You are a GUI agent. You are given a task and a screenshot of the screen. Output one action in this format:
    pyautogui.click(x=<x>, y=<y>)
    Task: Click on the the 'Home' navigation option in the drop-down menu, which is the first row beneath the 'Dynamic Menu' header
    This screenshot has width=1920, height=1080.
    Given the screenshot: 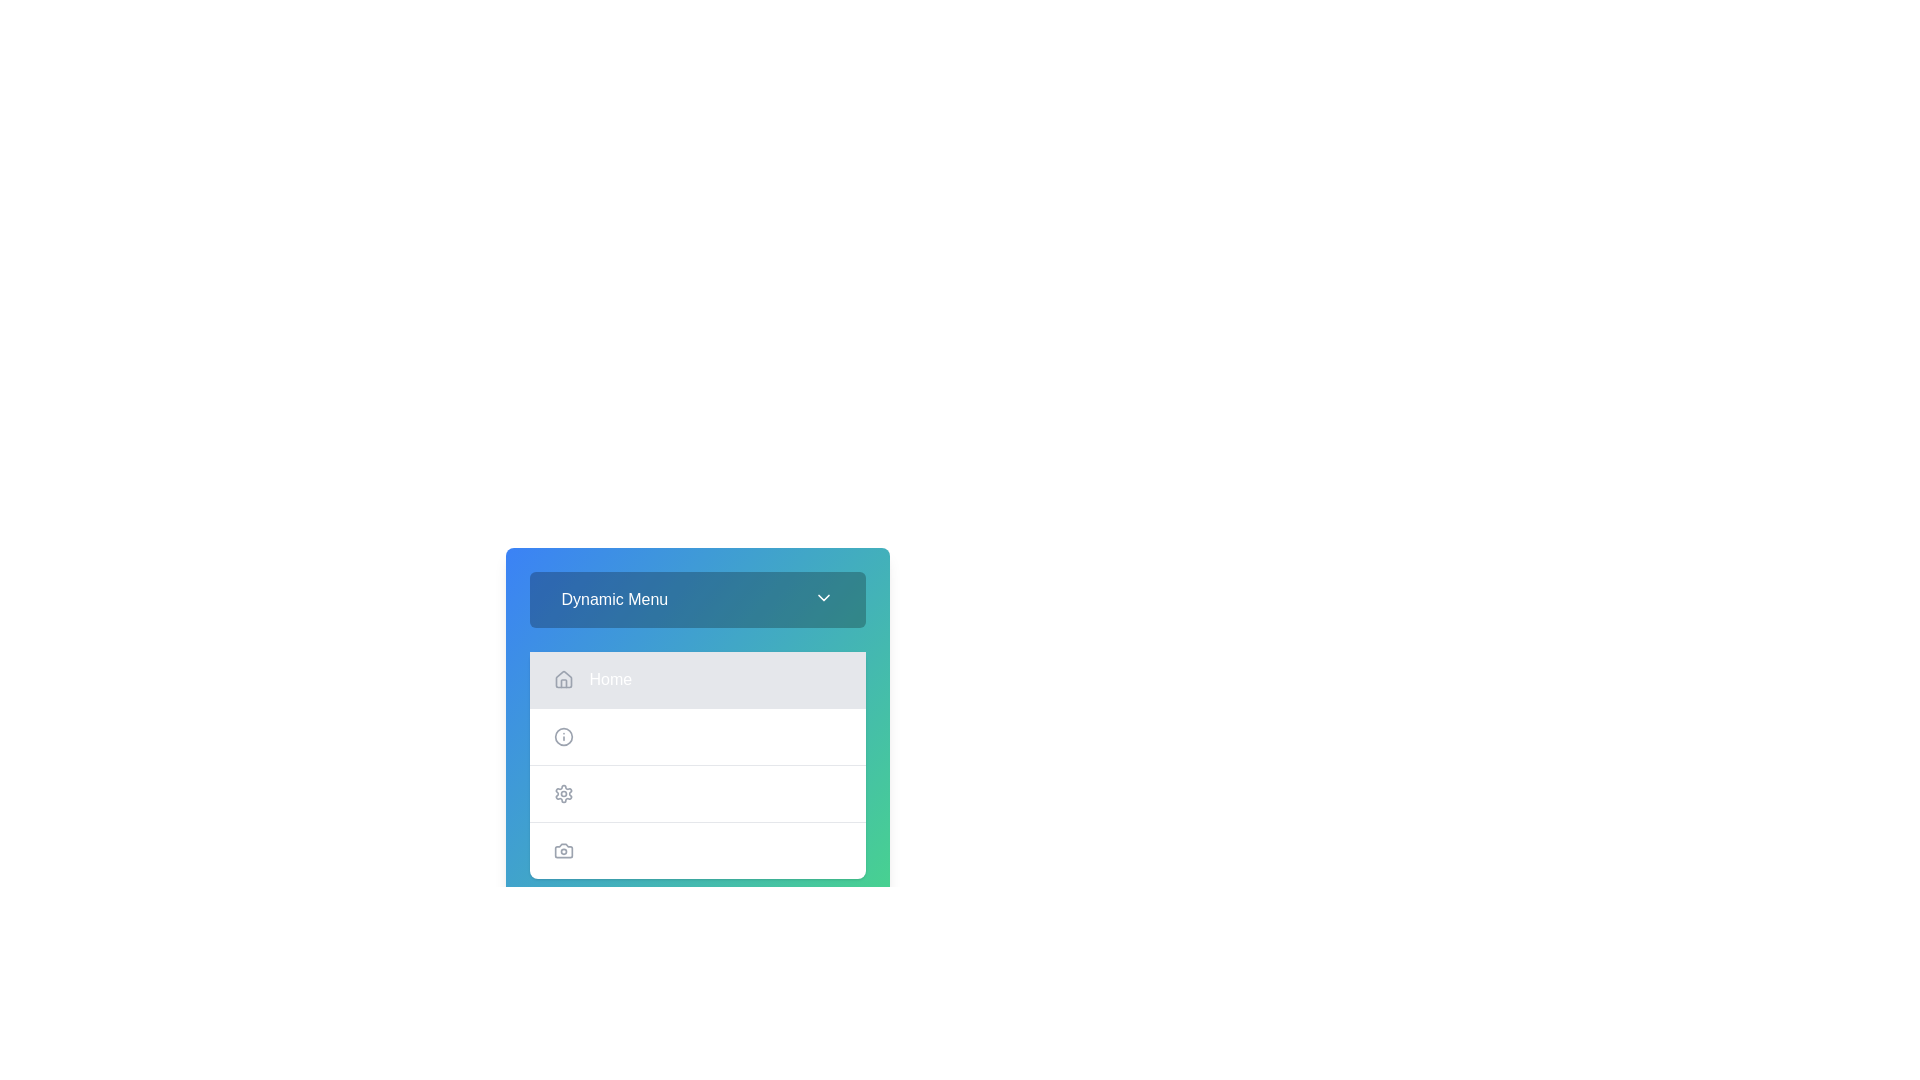 What is the action you would take?
    pyautogui.click(x=697, y=704)
    